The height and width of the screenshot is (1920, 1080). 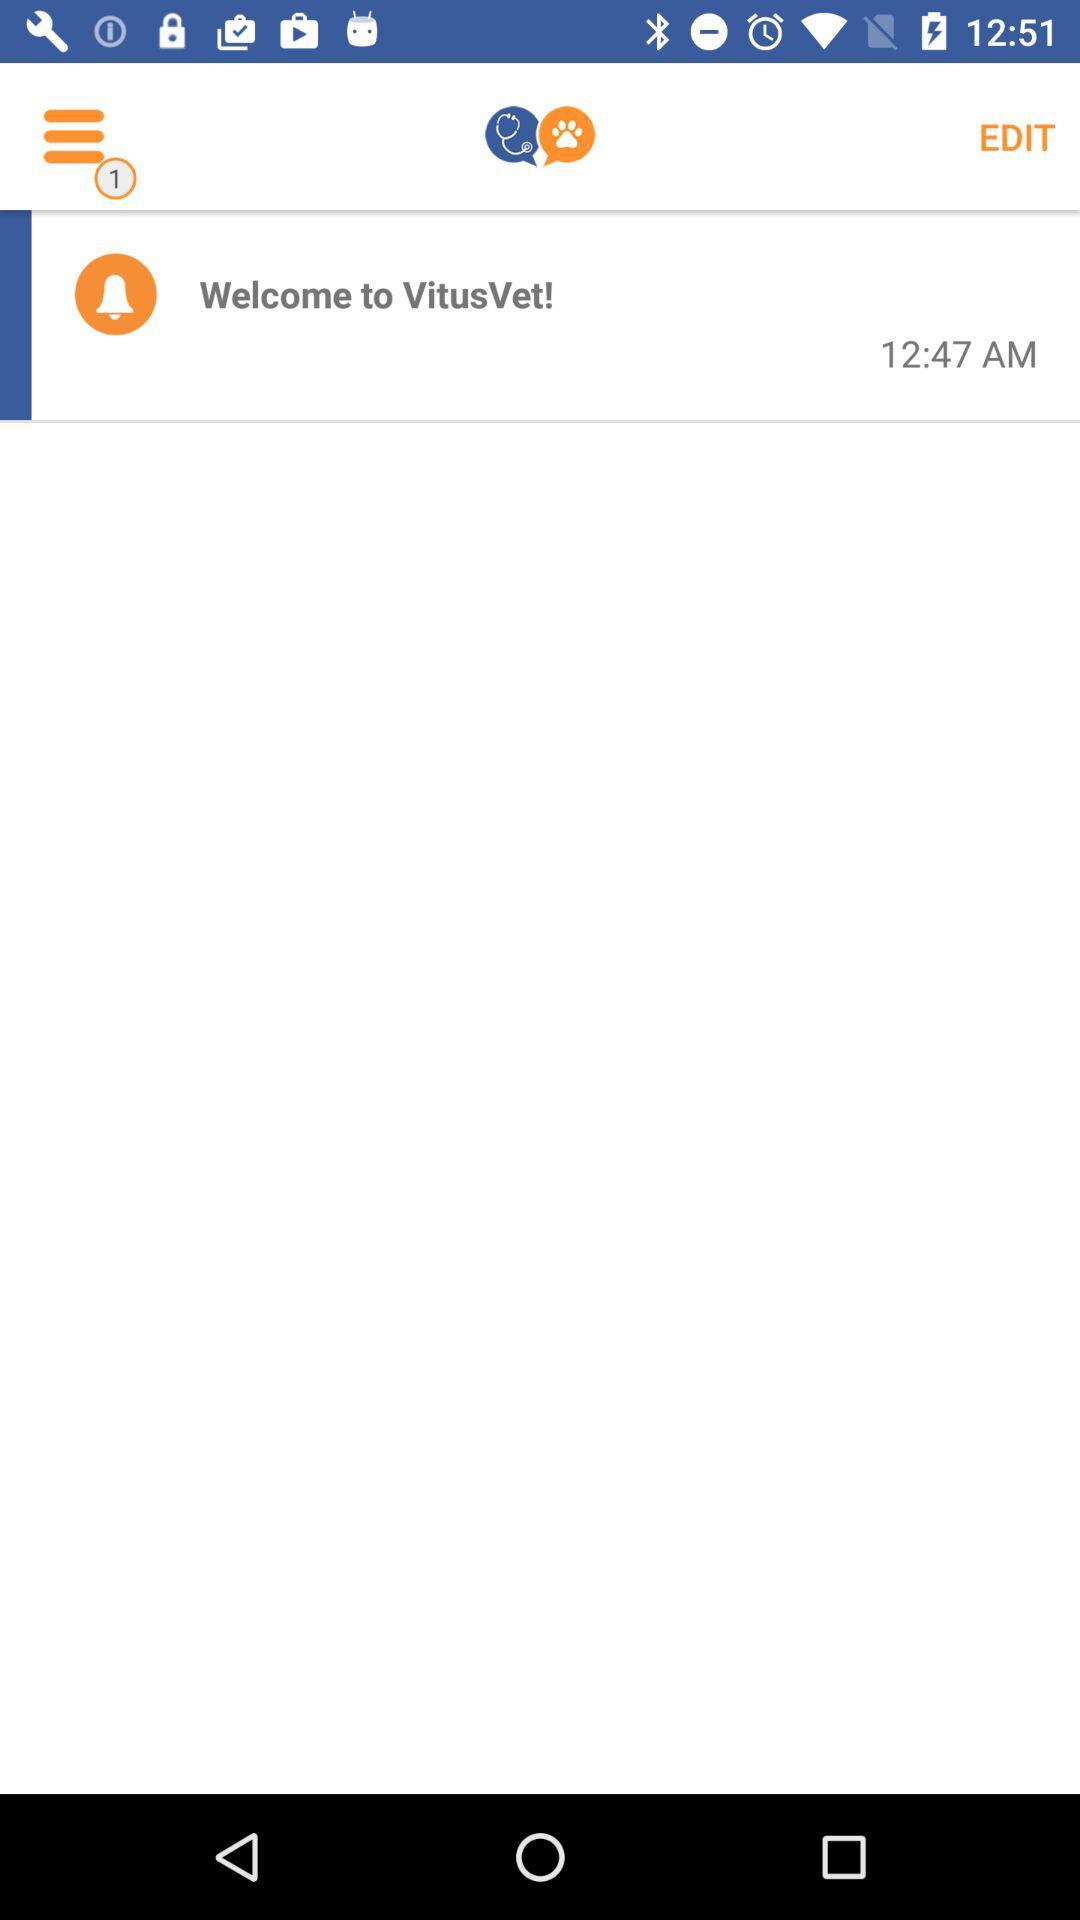 I want to click on item below edit, so click(x=957, y=353).